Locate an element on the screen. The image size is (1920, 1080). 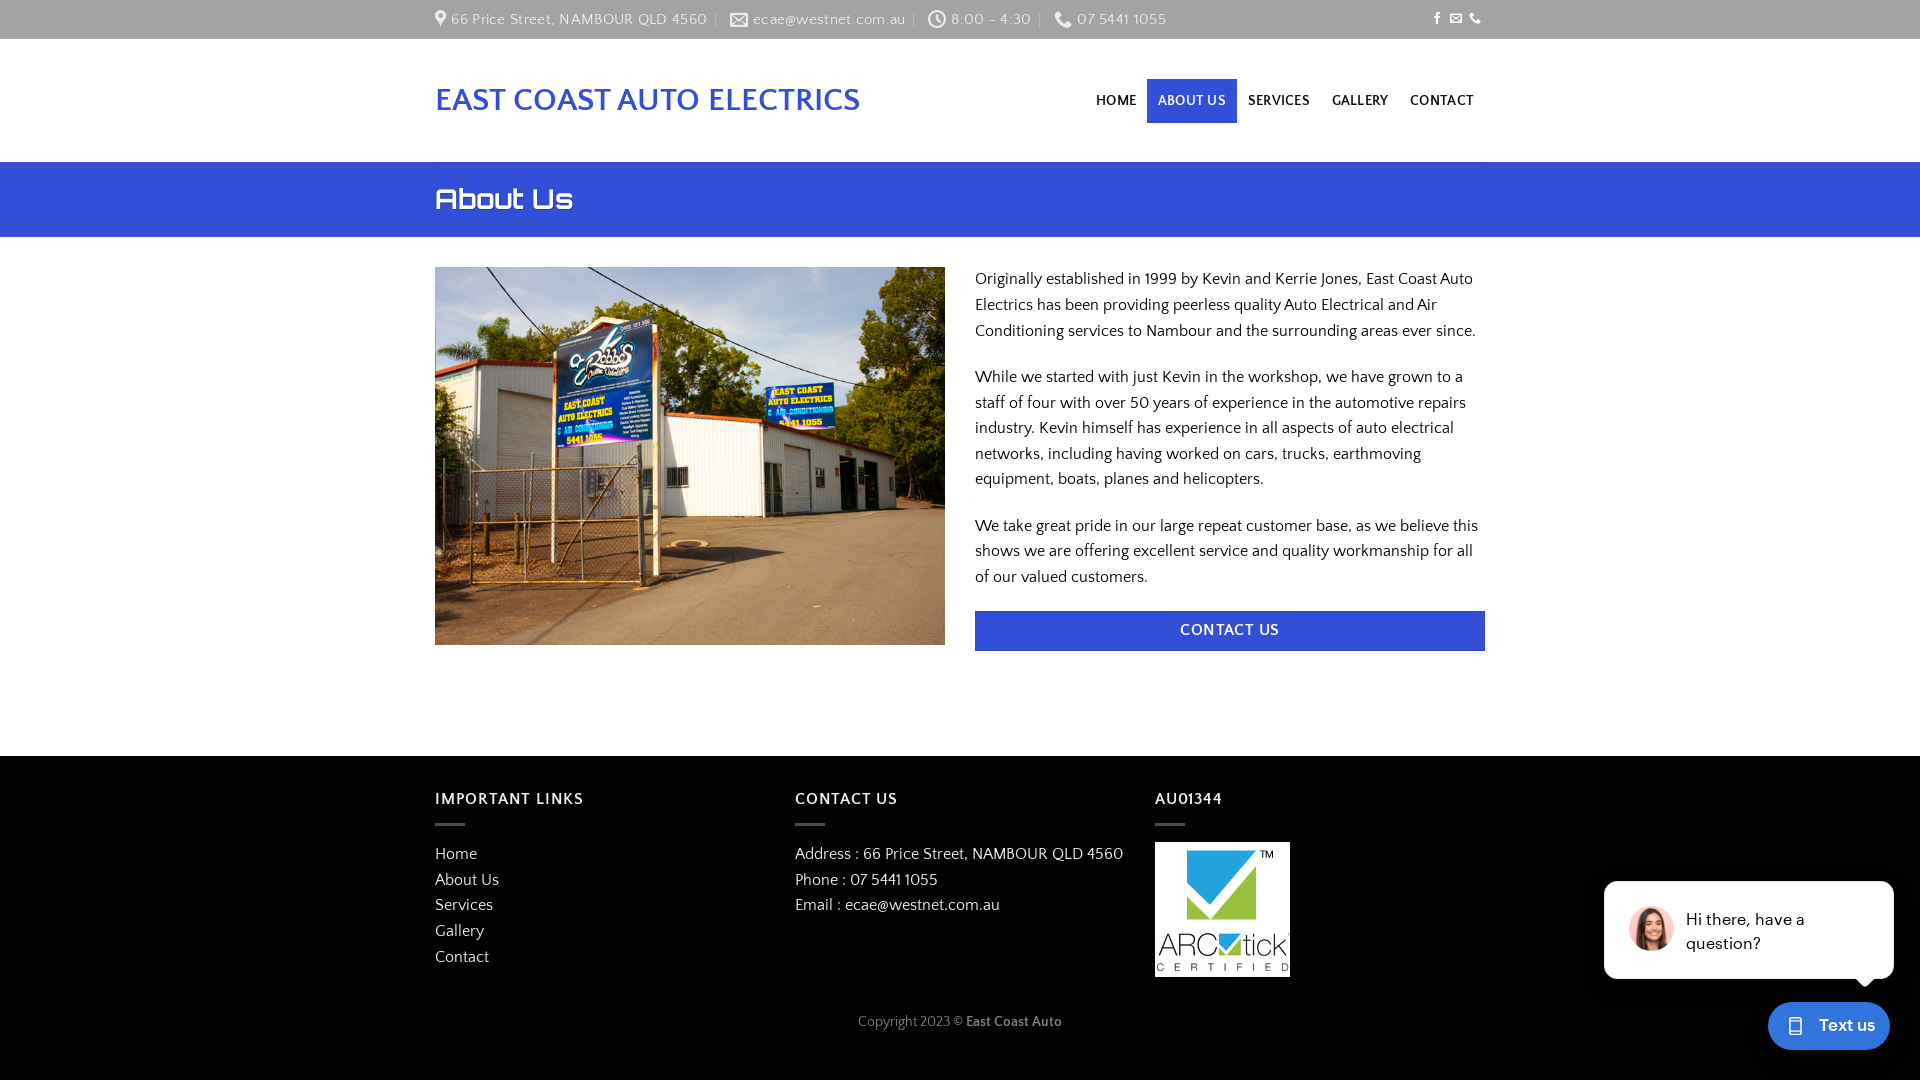
'Services' is located at coordinates (463, 906).